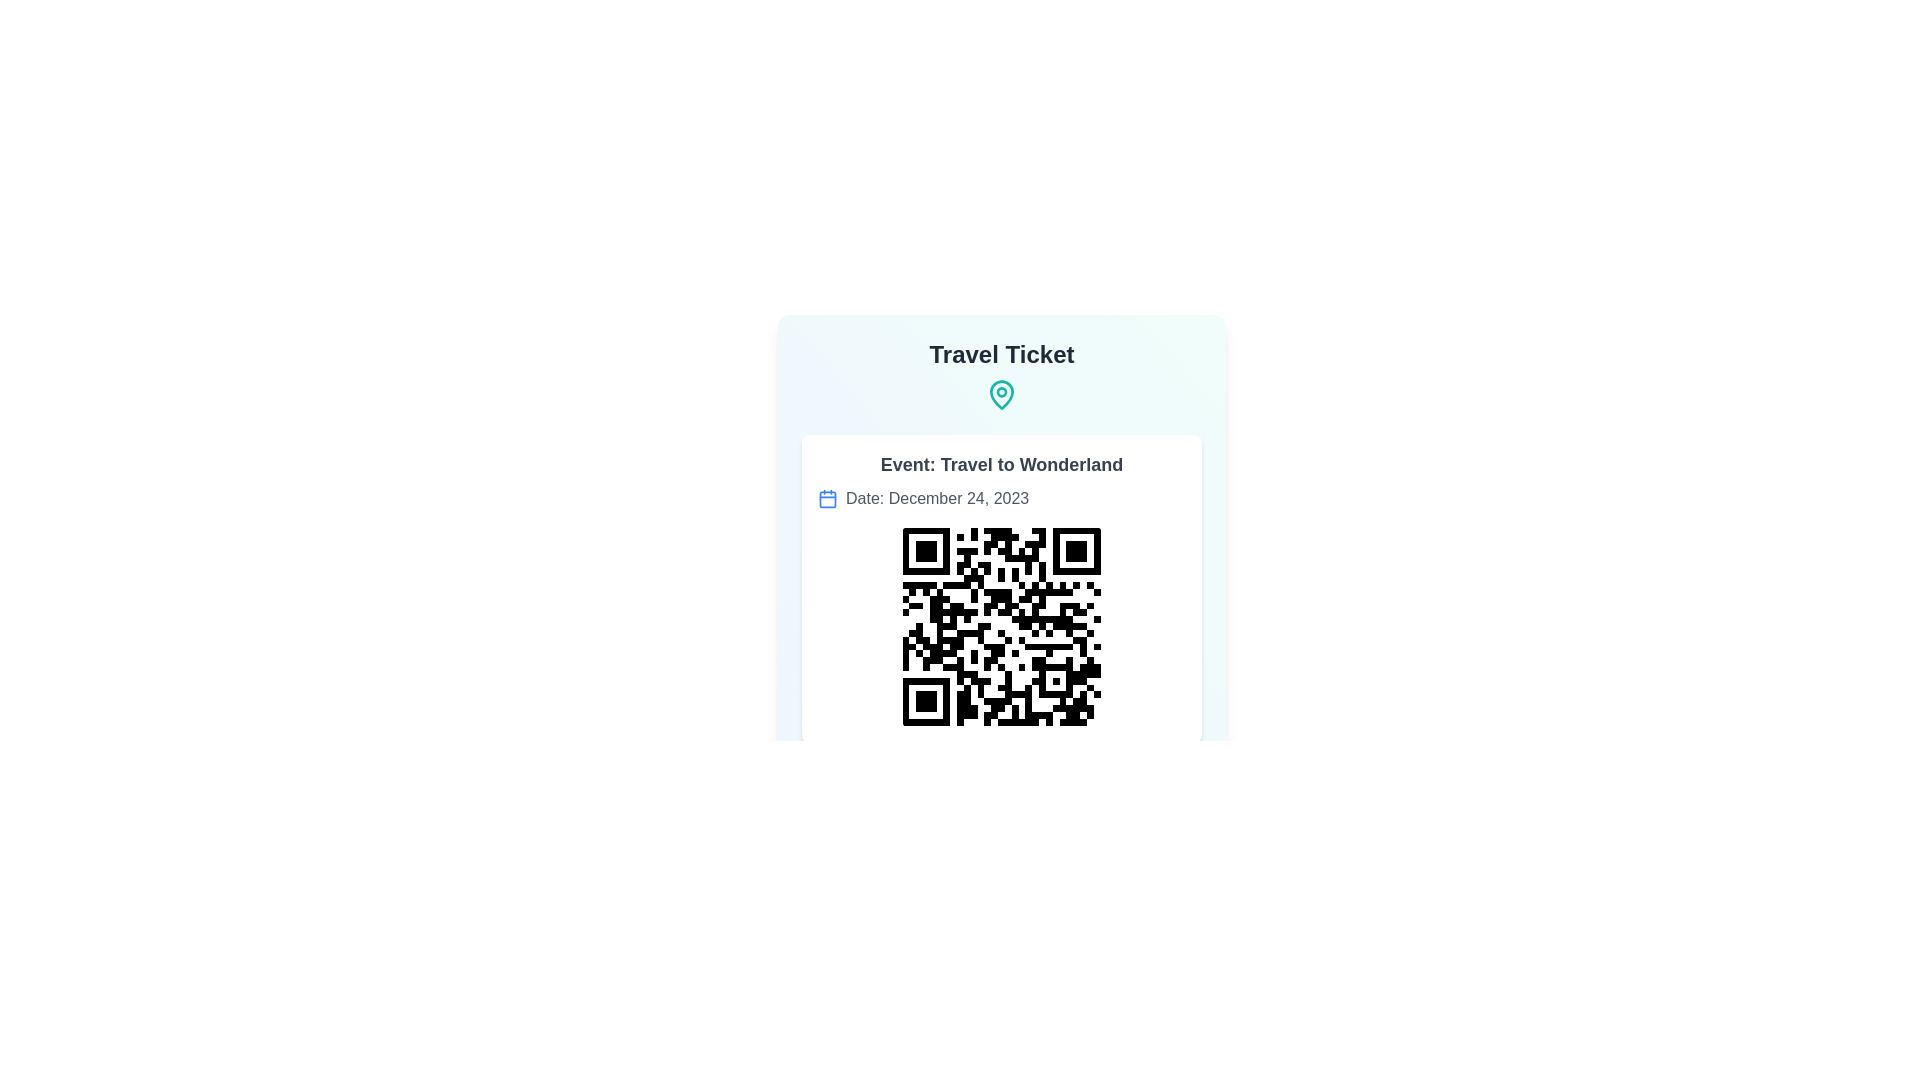 The image size is (1920, 1080). I want to click on QR code image located below the 'Date: December 24, 2023' text within the centered card titled 'Event: Travel to Wonderland', so click(1002, 626).